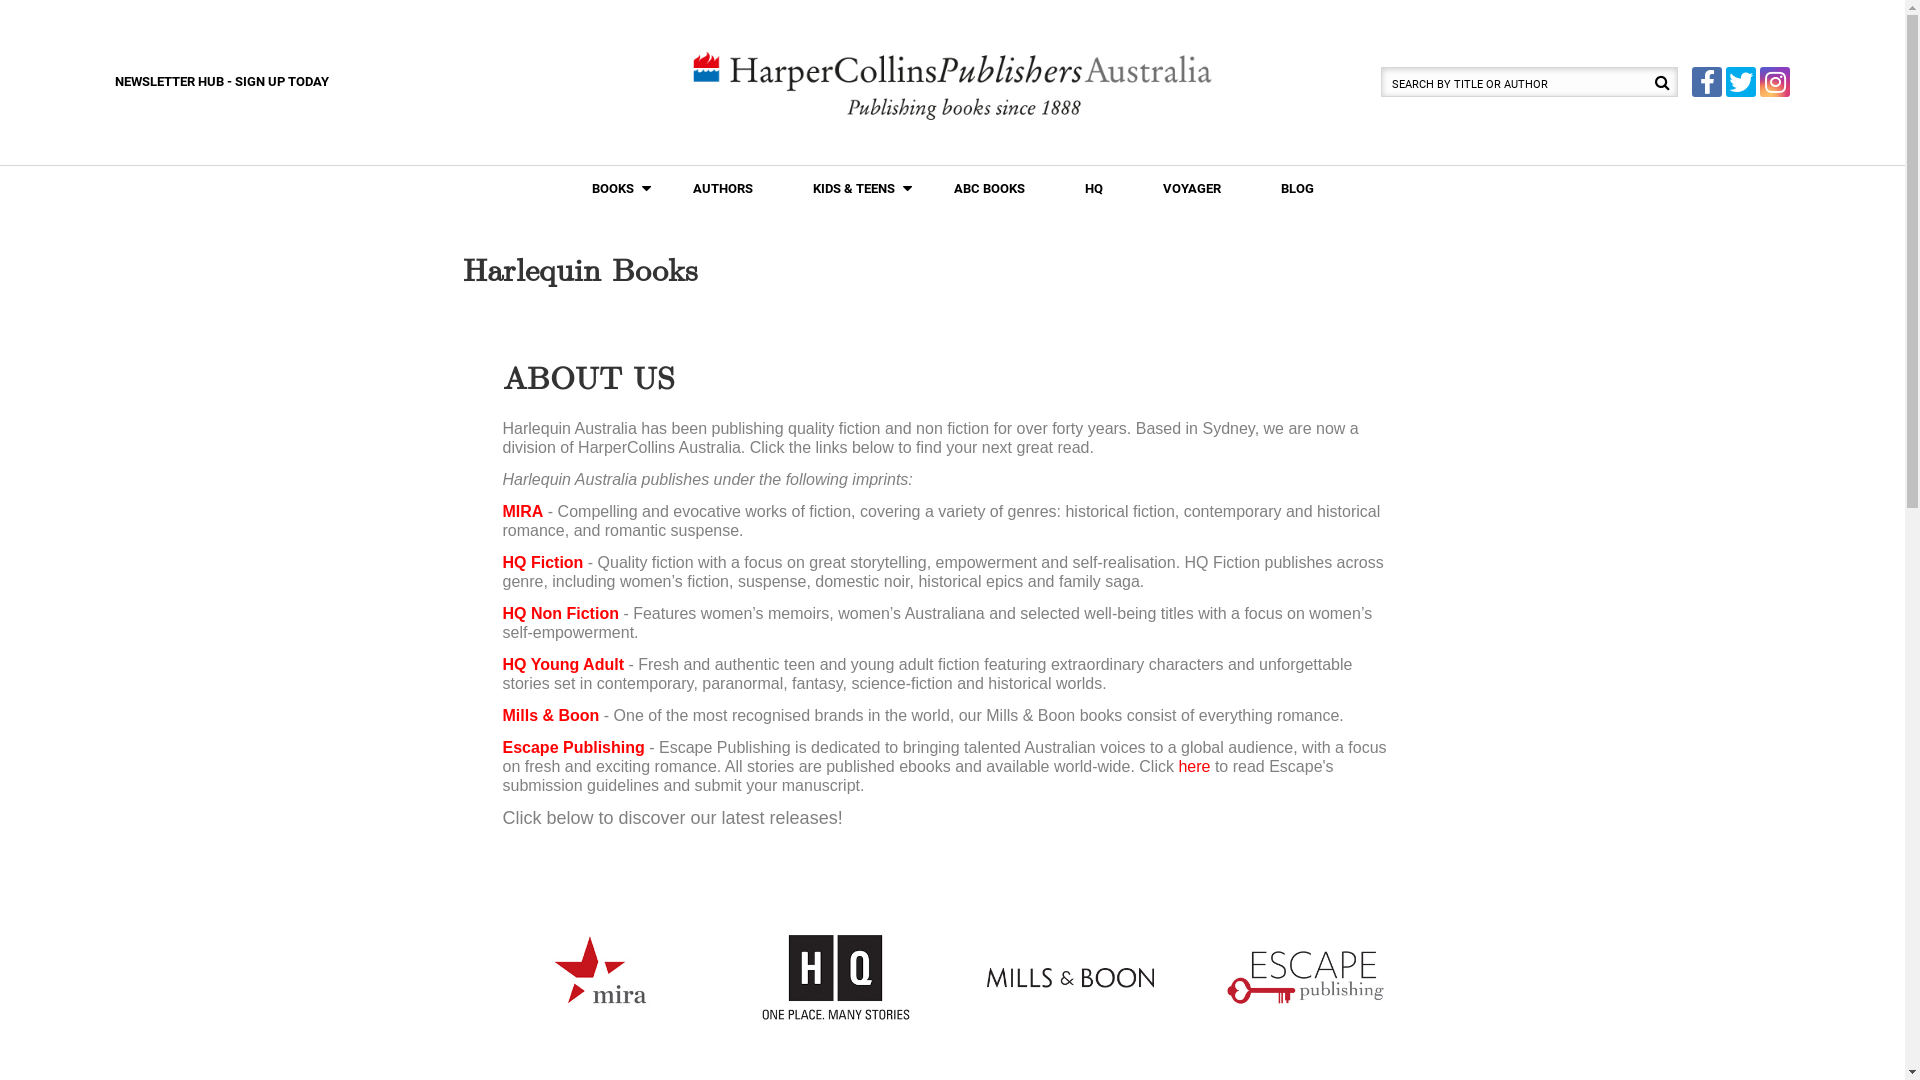 The image size is (1920, 1080). Describe the element at coordinates (989, 189) in the screenshot. I see `'ABC BOOKS'` at that location.